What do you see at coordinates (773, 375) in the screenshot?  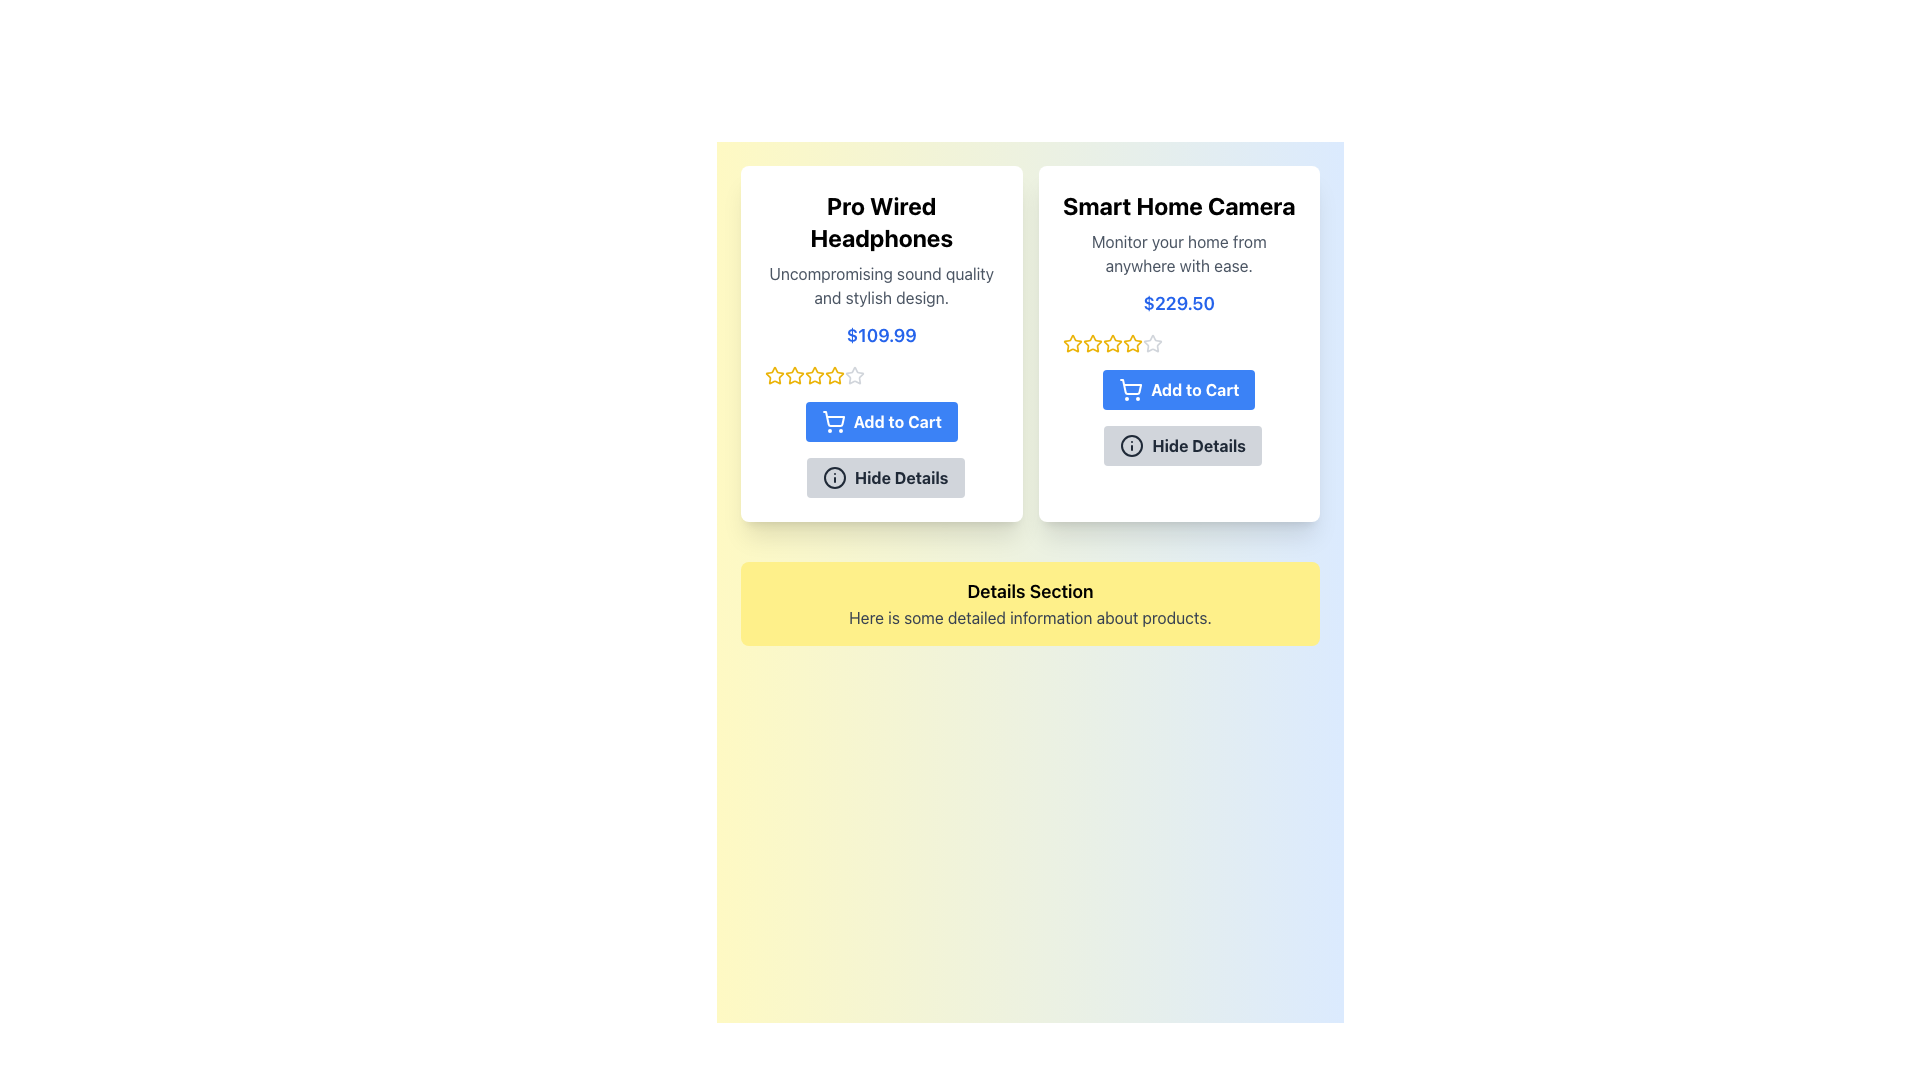 I see `the first yellow star-shaped rating icon below the product title 'Pro Wired Headphones'` at bounding box center [773, 375].